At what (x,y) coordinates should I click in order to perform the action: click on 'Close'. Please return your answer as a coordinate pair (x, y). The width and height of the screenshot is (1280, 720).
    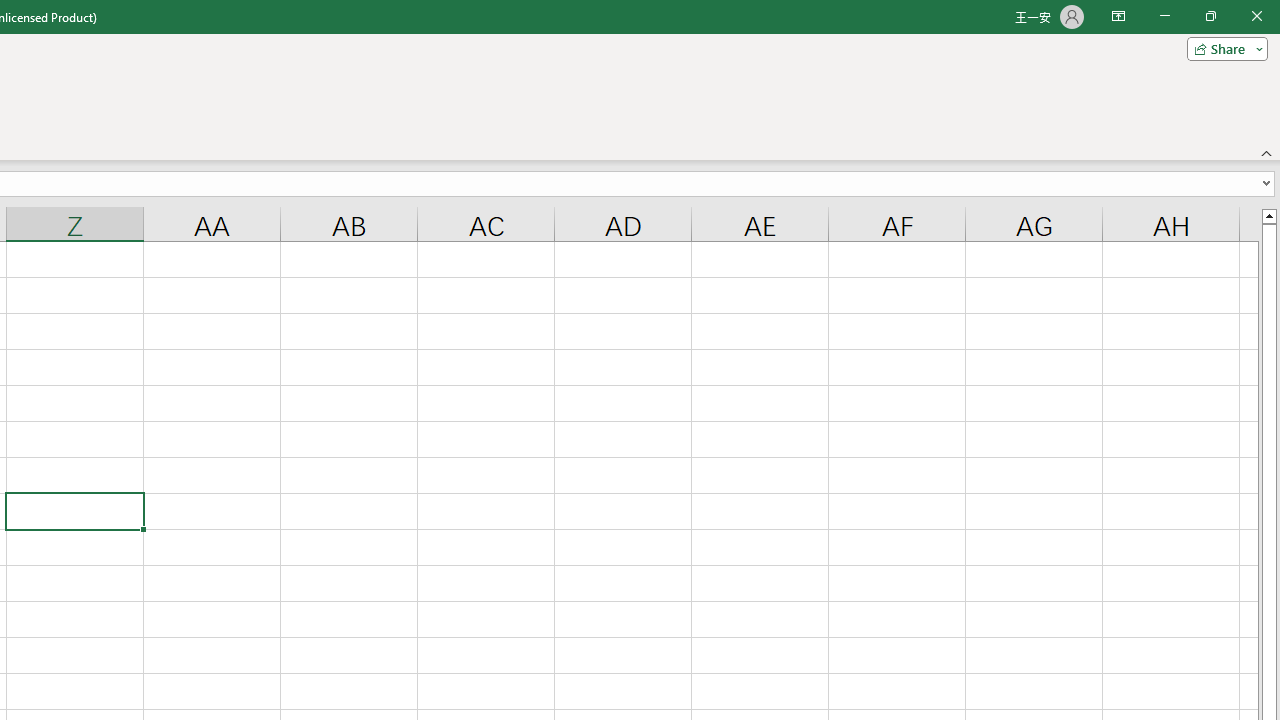
    Looking at the image, I should click on (1255, 16).